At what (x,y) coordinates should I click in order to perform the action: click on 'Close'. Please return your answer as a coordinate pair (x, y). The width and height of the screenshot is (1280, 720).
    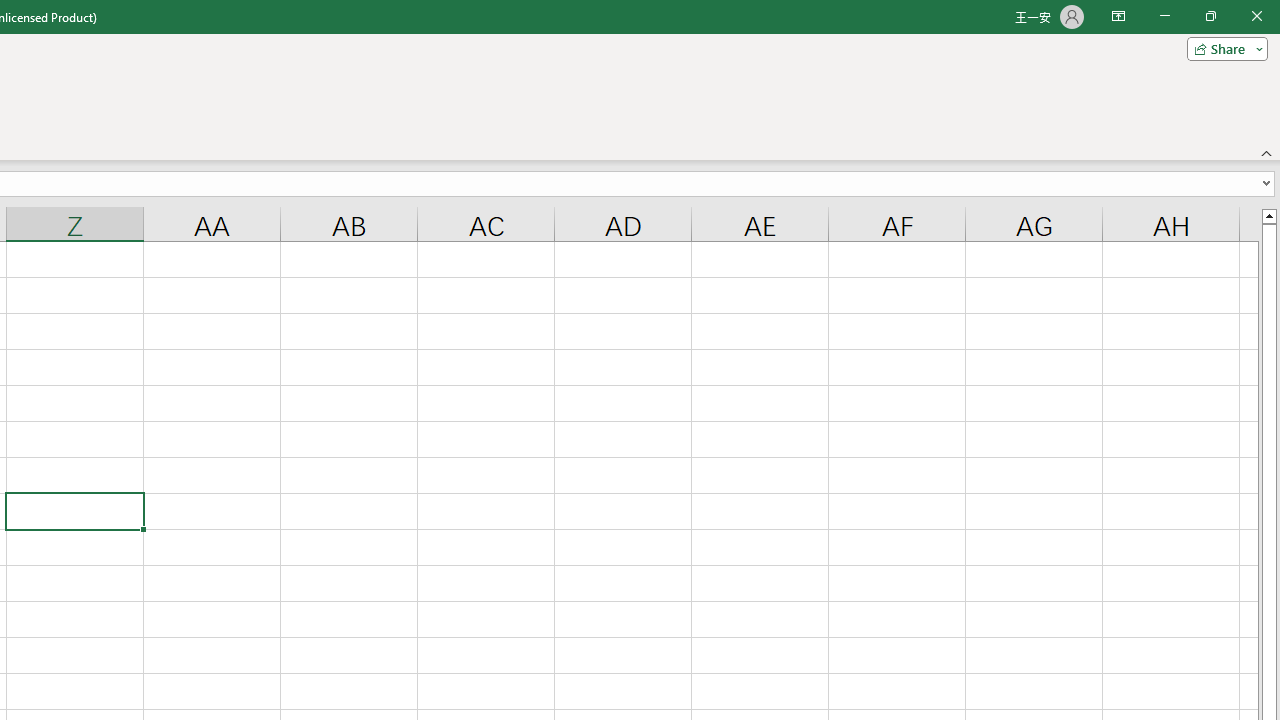
    Looking at the image, I should click on (1255, 16).